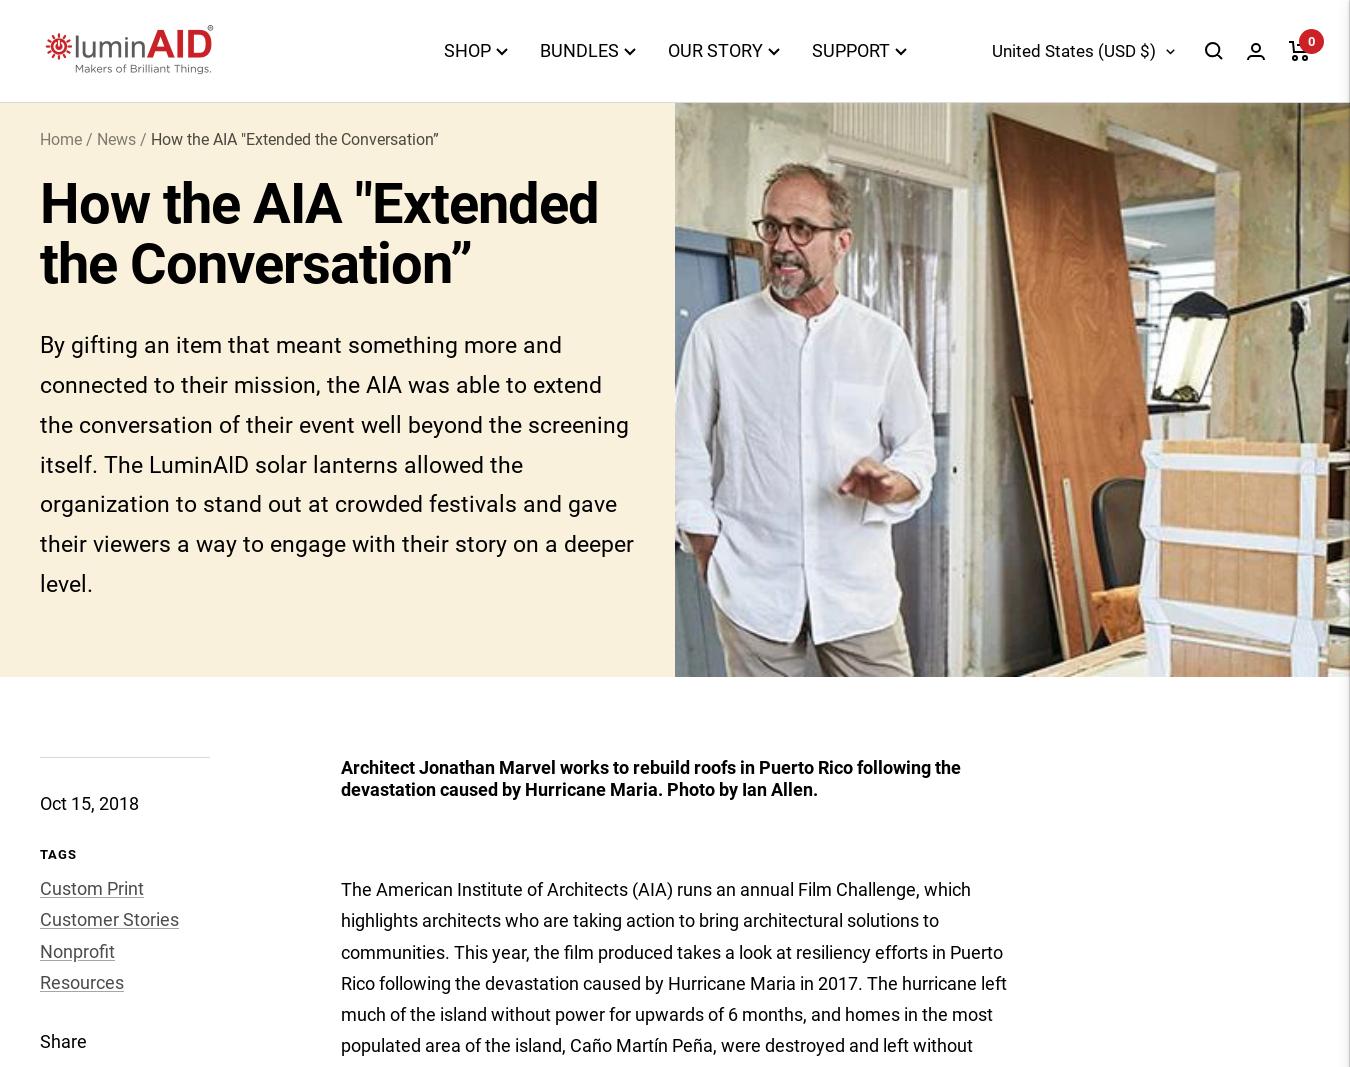 The width and height of the screenshot is (1350, 1067). Describe the element at coordinates (465, 49) in the screenshot. I see `'SHOP'` at that location.